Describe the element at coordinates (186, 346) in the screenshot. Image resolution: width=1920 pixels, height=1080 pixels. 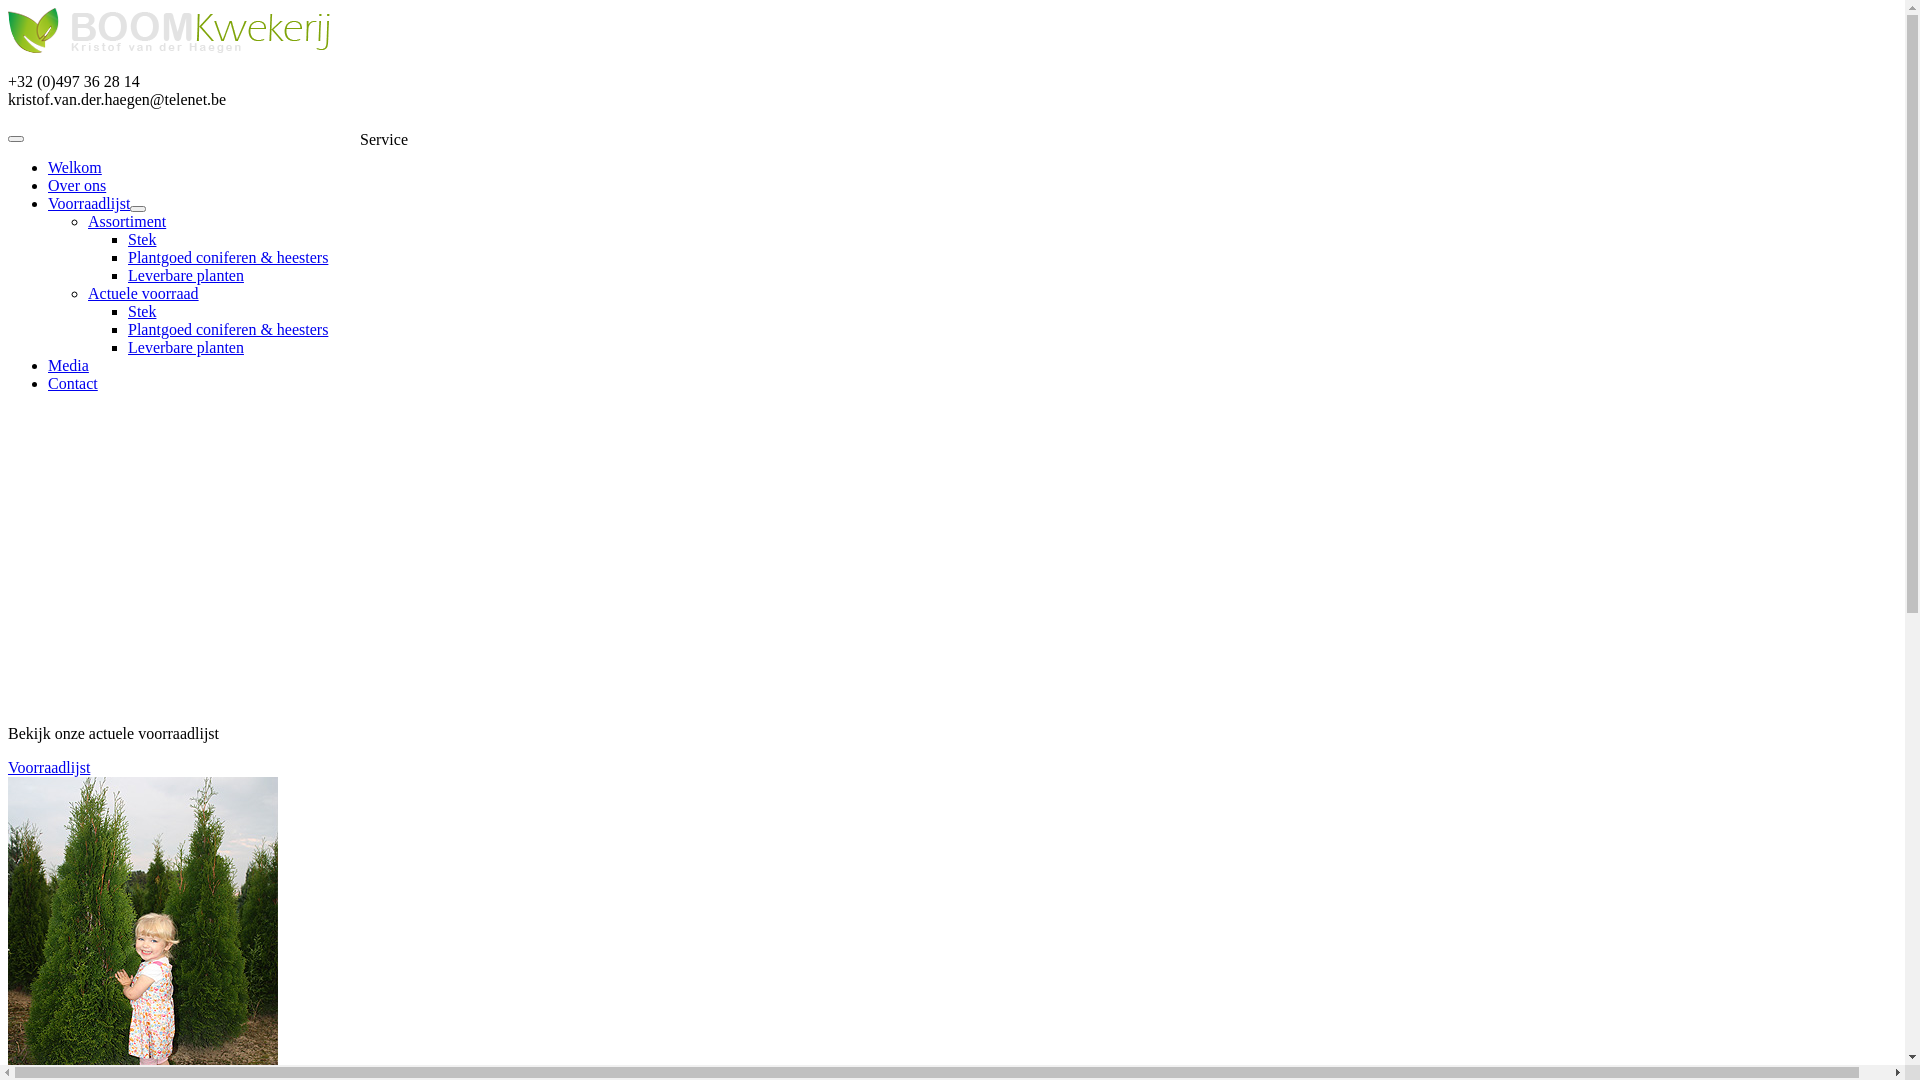
I see `'Leverbare planten'` at that location.